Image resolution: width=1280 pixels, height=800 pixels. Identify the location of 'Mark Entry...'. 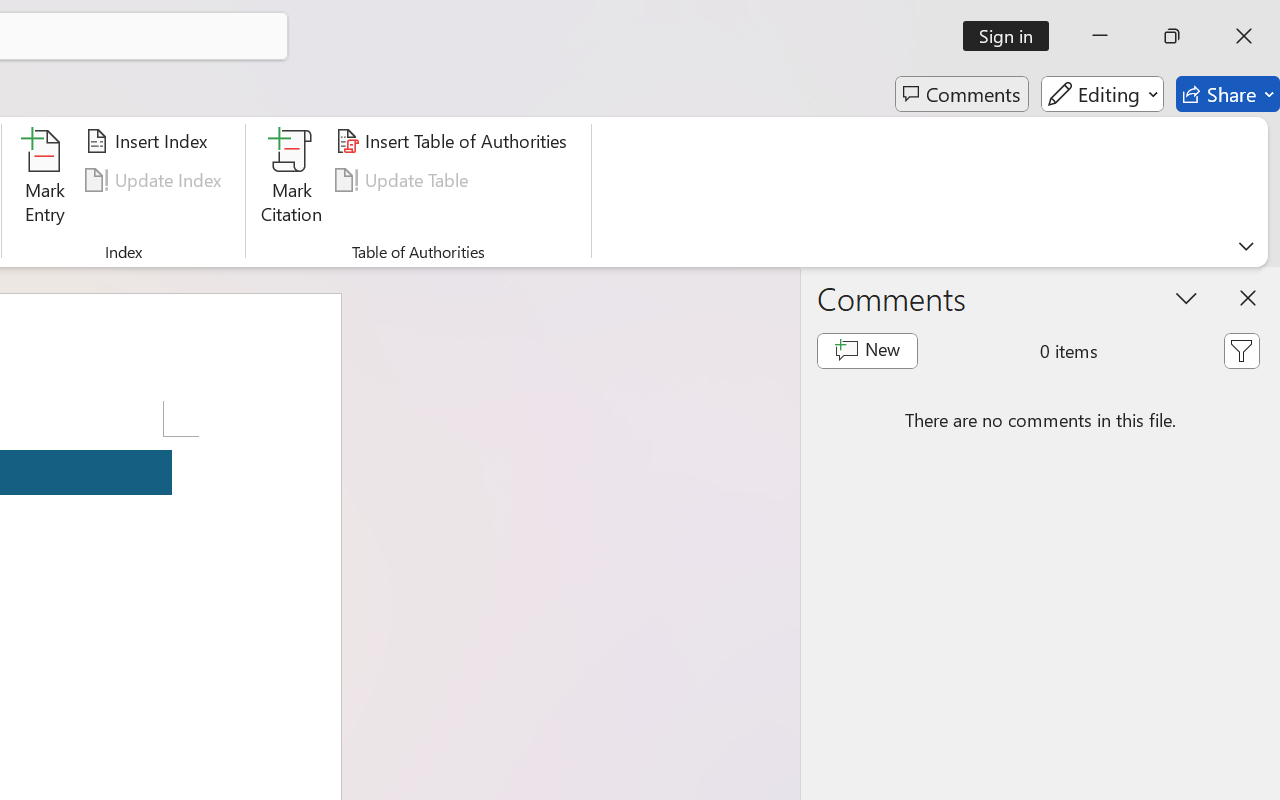
(44, 179).